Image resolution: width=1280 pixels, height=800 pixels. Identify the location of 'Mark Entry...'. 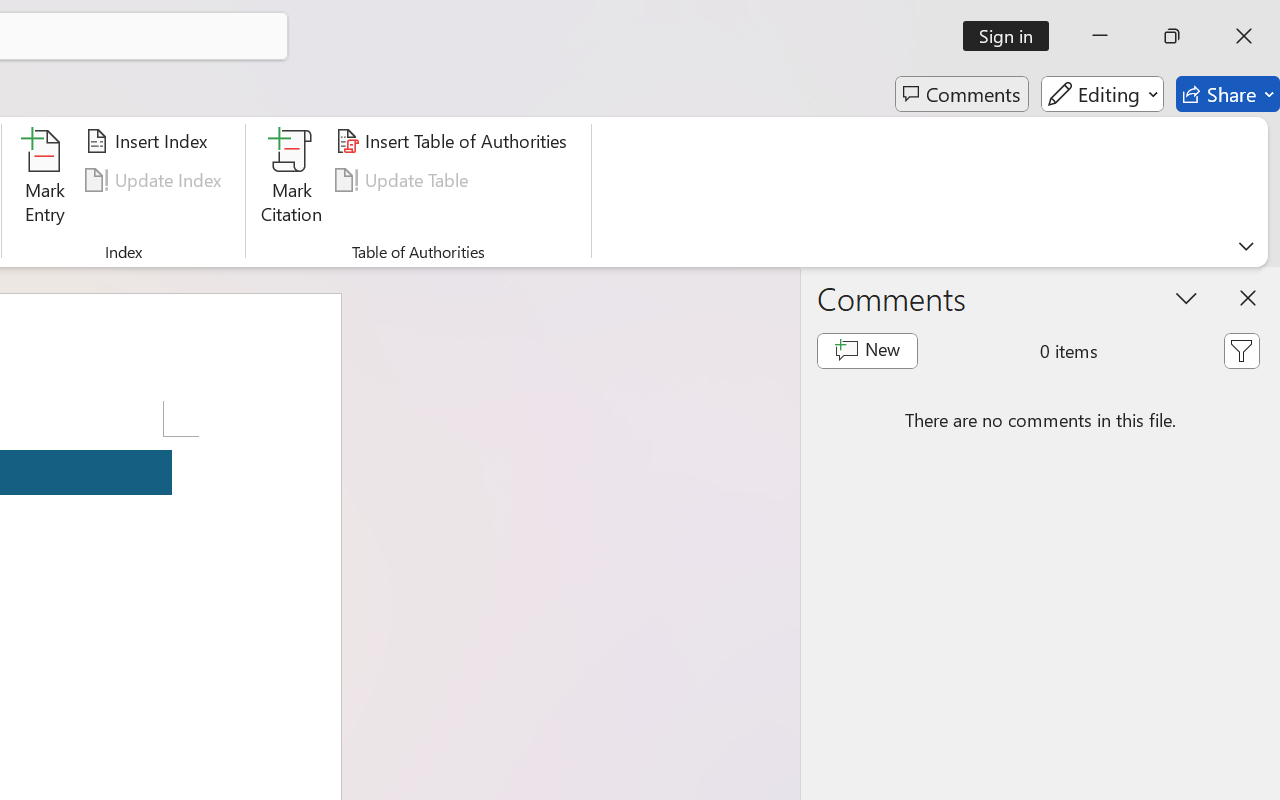
(44, 179).